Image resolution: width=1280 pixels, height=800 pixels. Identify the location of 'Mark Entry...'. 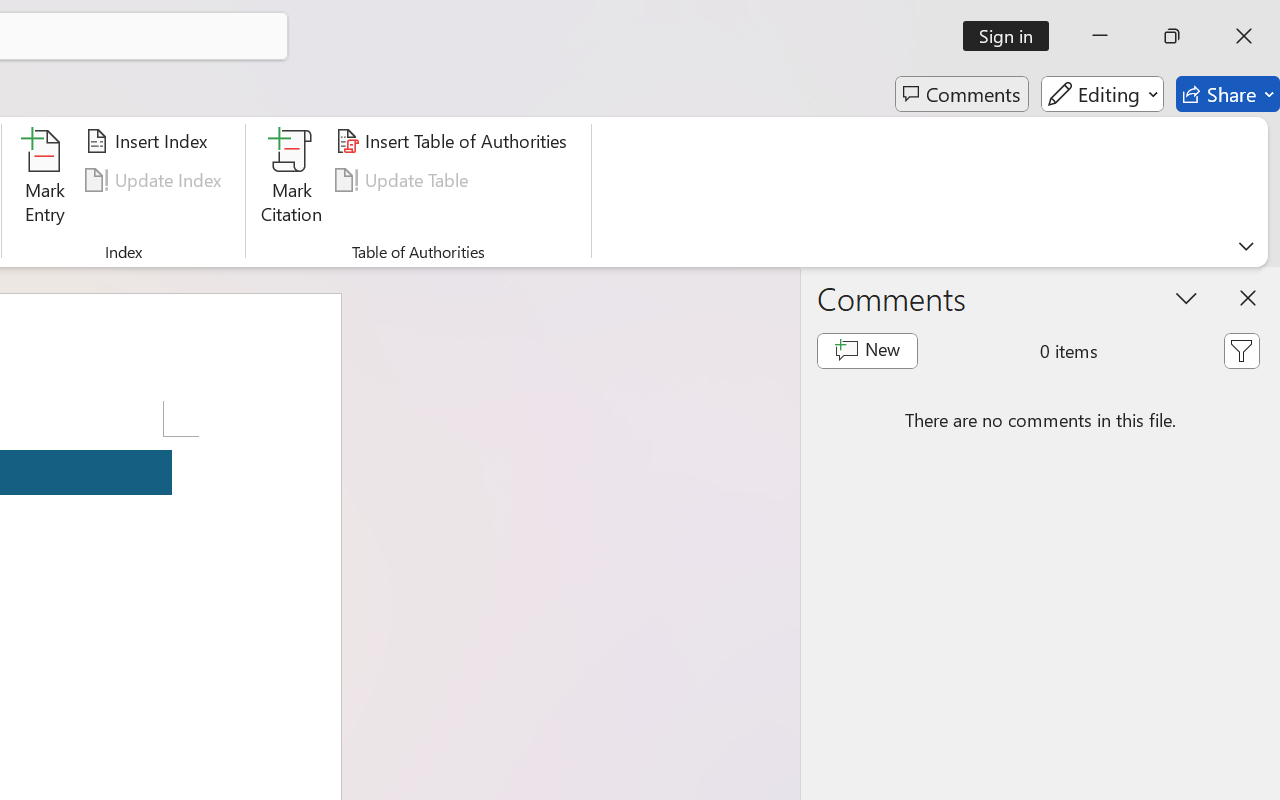
(44, 179).